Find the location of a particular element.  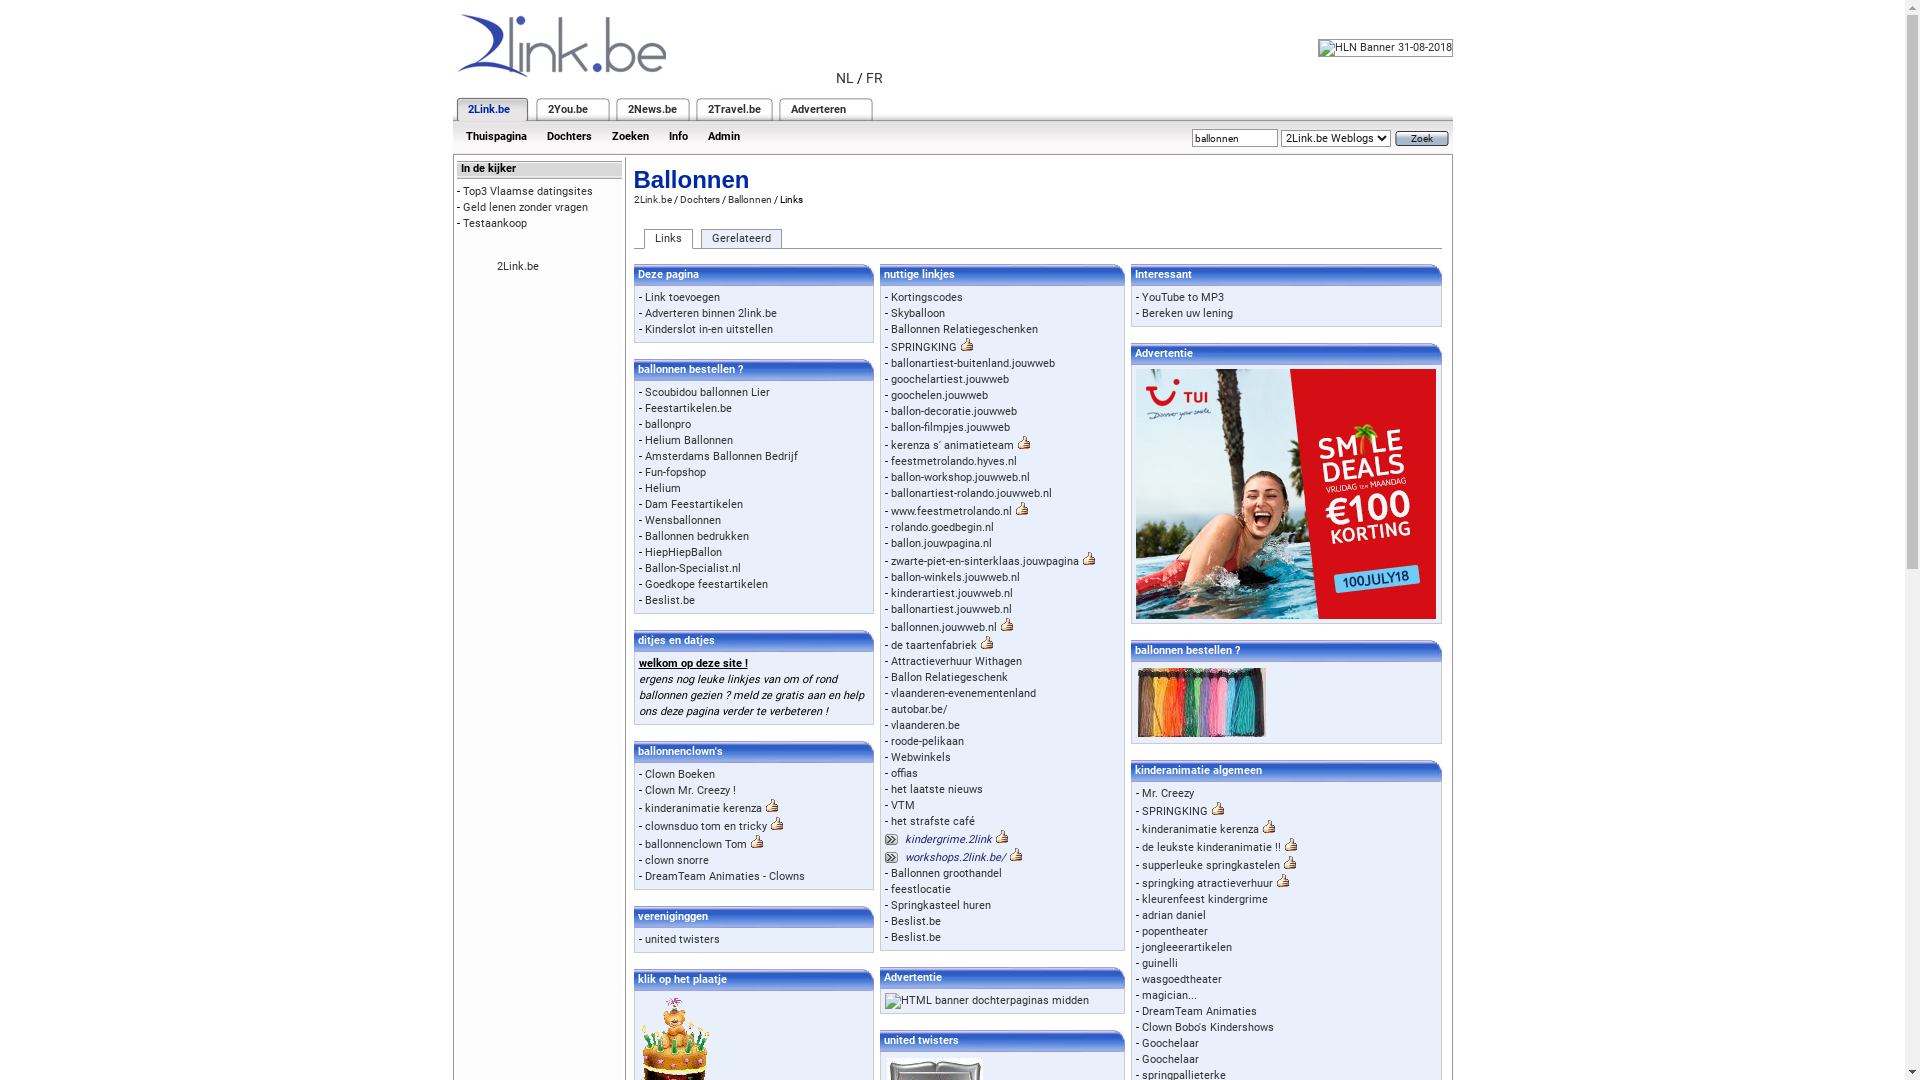

'Springkasteel huren' is located at coordinates (939, 905).